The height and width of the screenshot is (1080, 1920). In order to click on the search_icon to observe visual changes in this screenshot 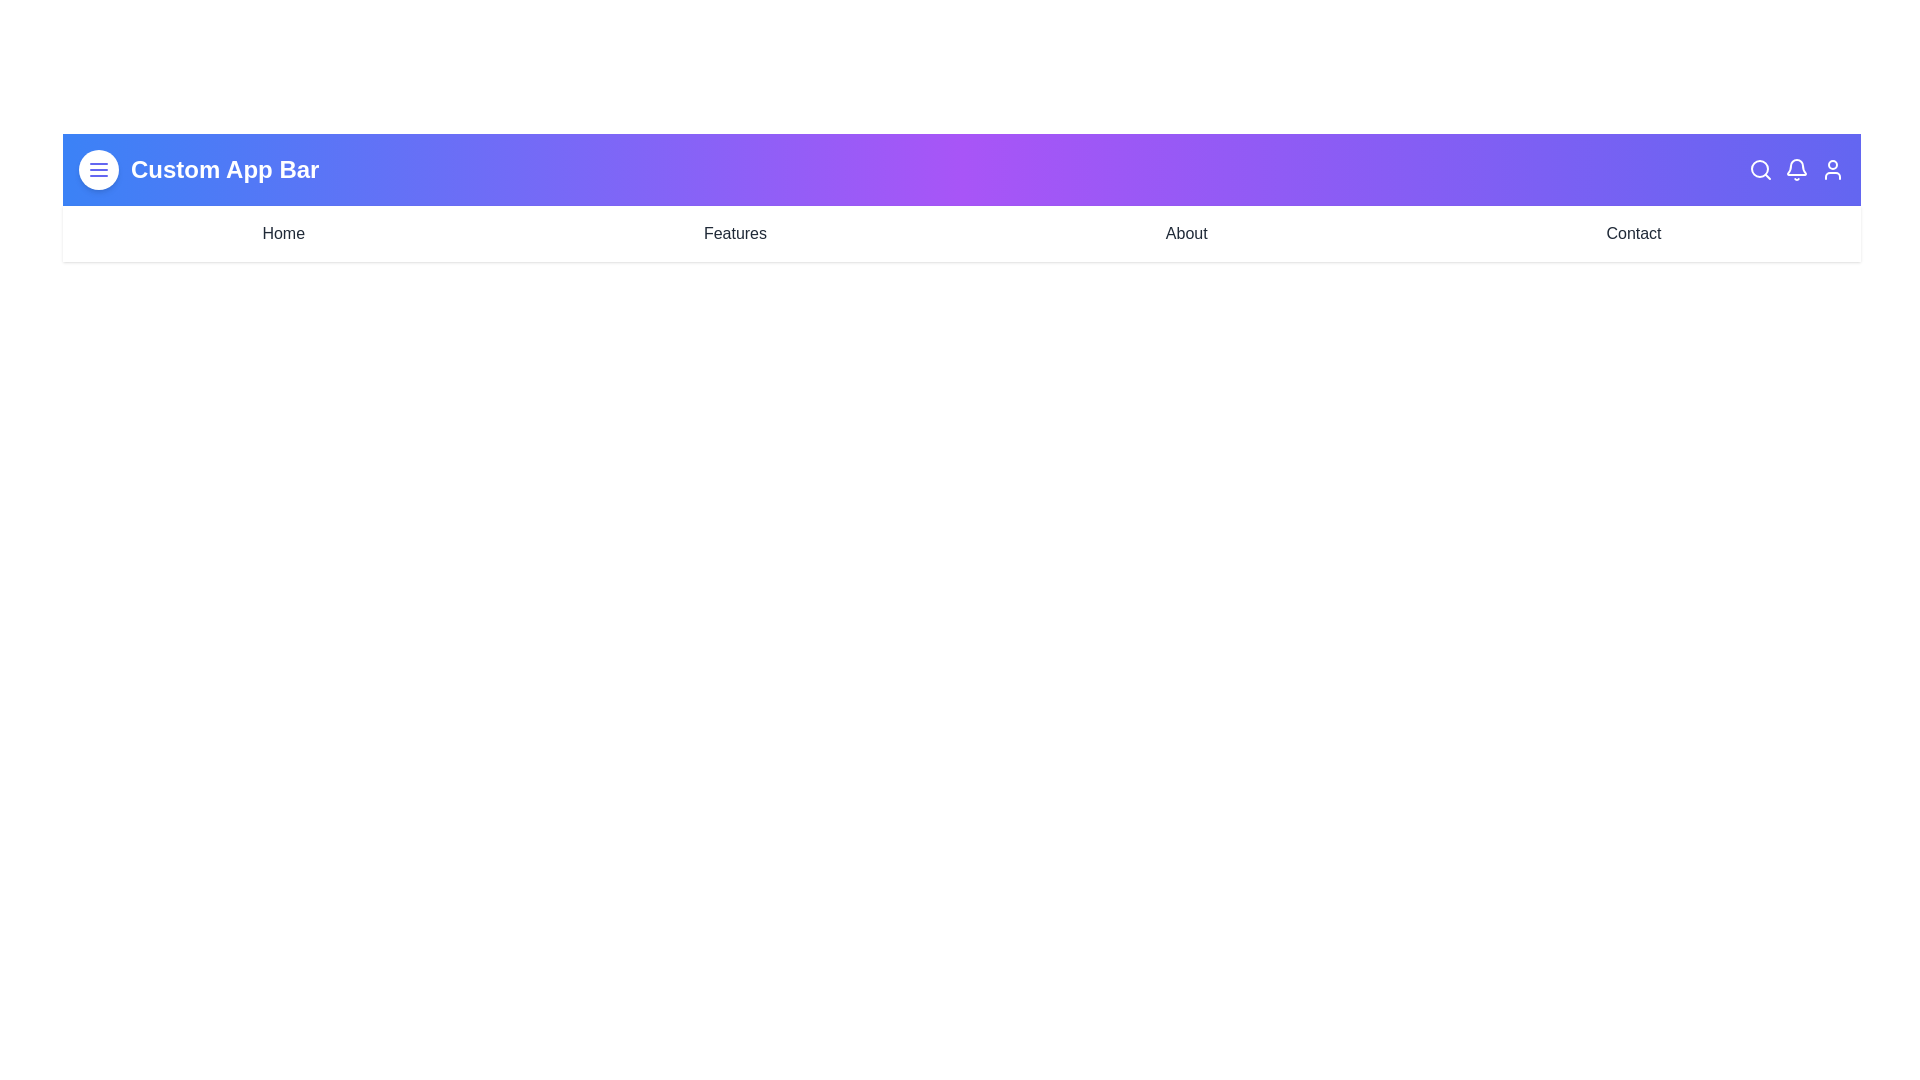, I will do `click(1761, 168)`.